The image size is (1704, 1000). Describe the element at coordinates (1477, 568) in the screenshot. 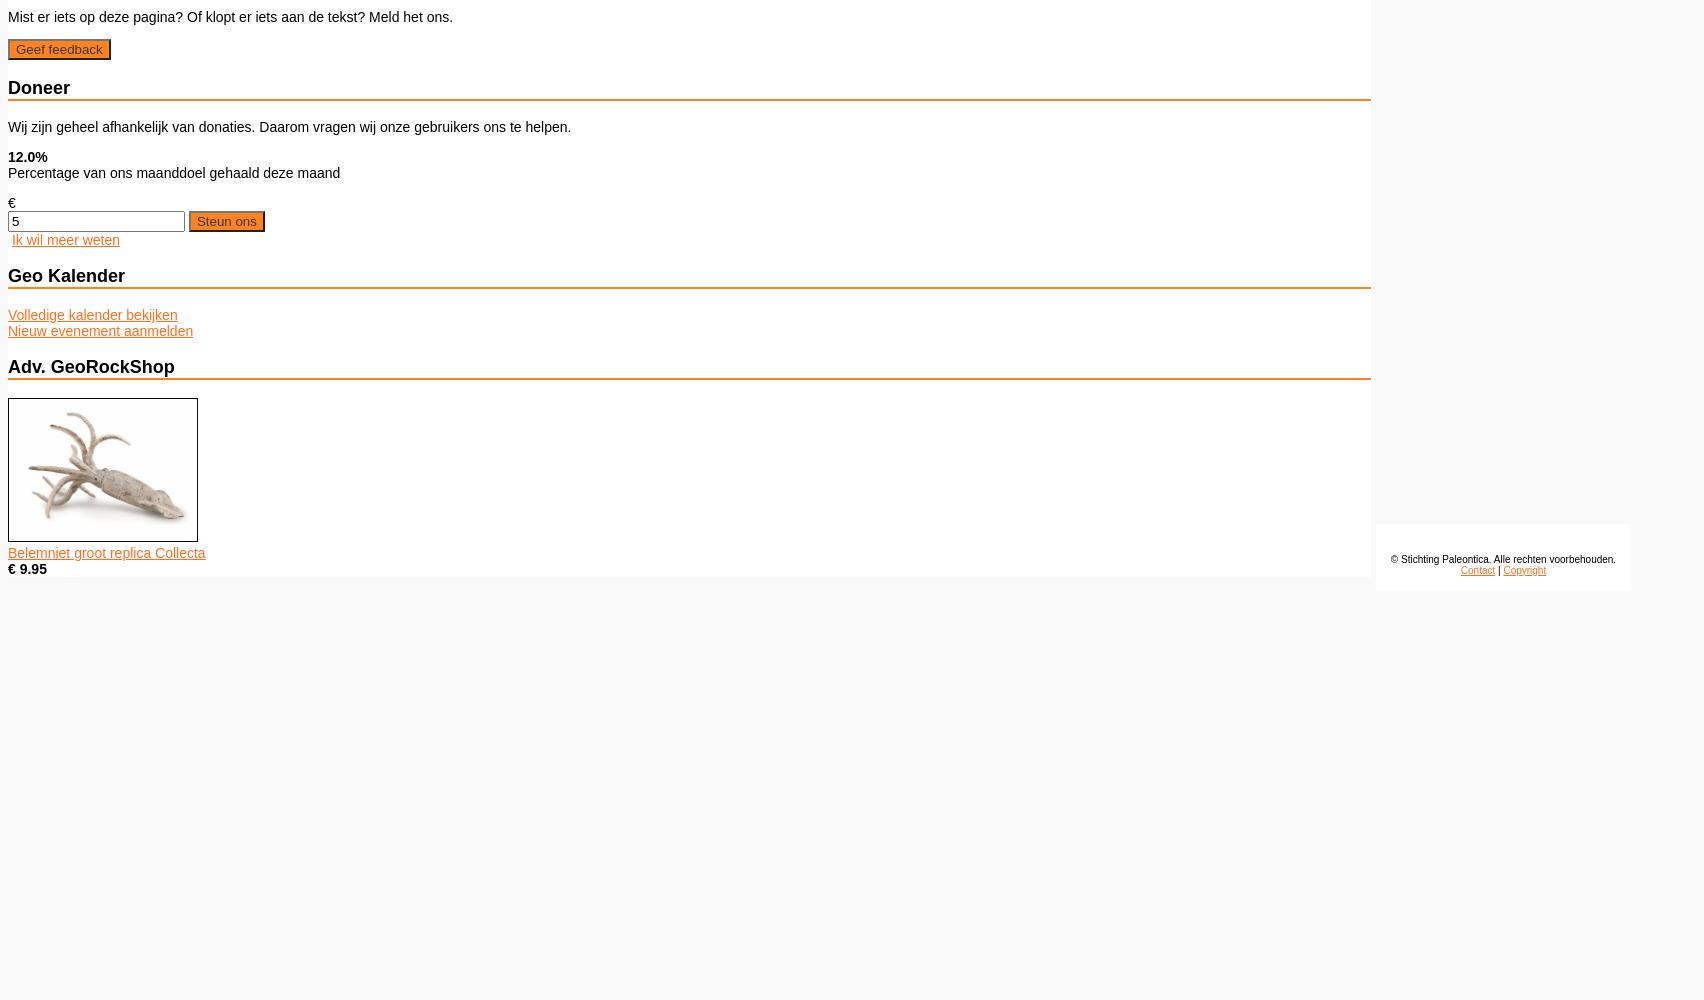

I see `'Contact'` at that location.